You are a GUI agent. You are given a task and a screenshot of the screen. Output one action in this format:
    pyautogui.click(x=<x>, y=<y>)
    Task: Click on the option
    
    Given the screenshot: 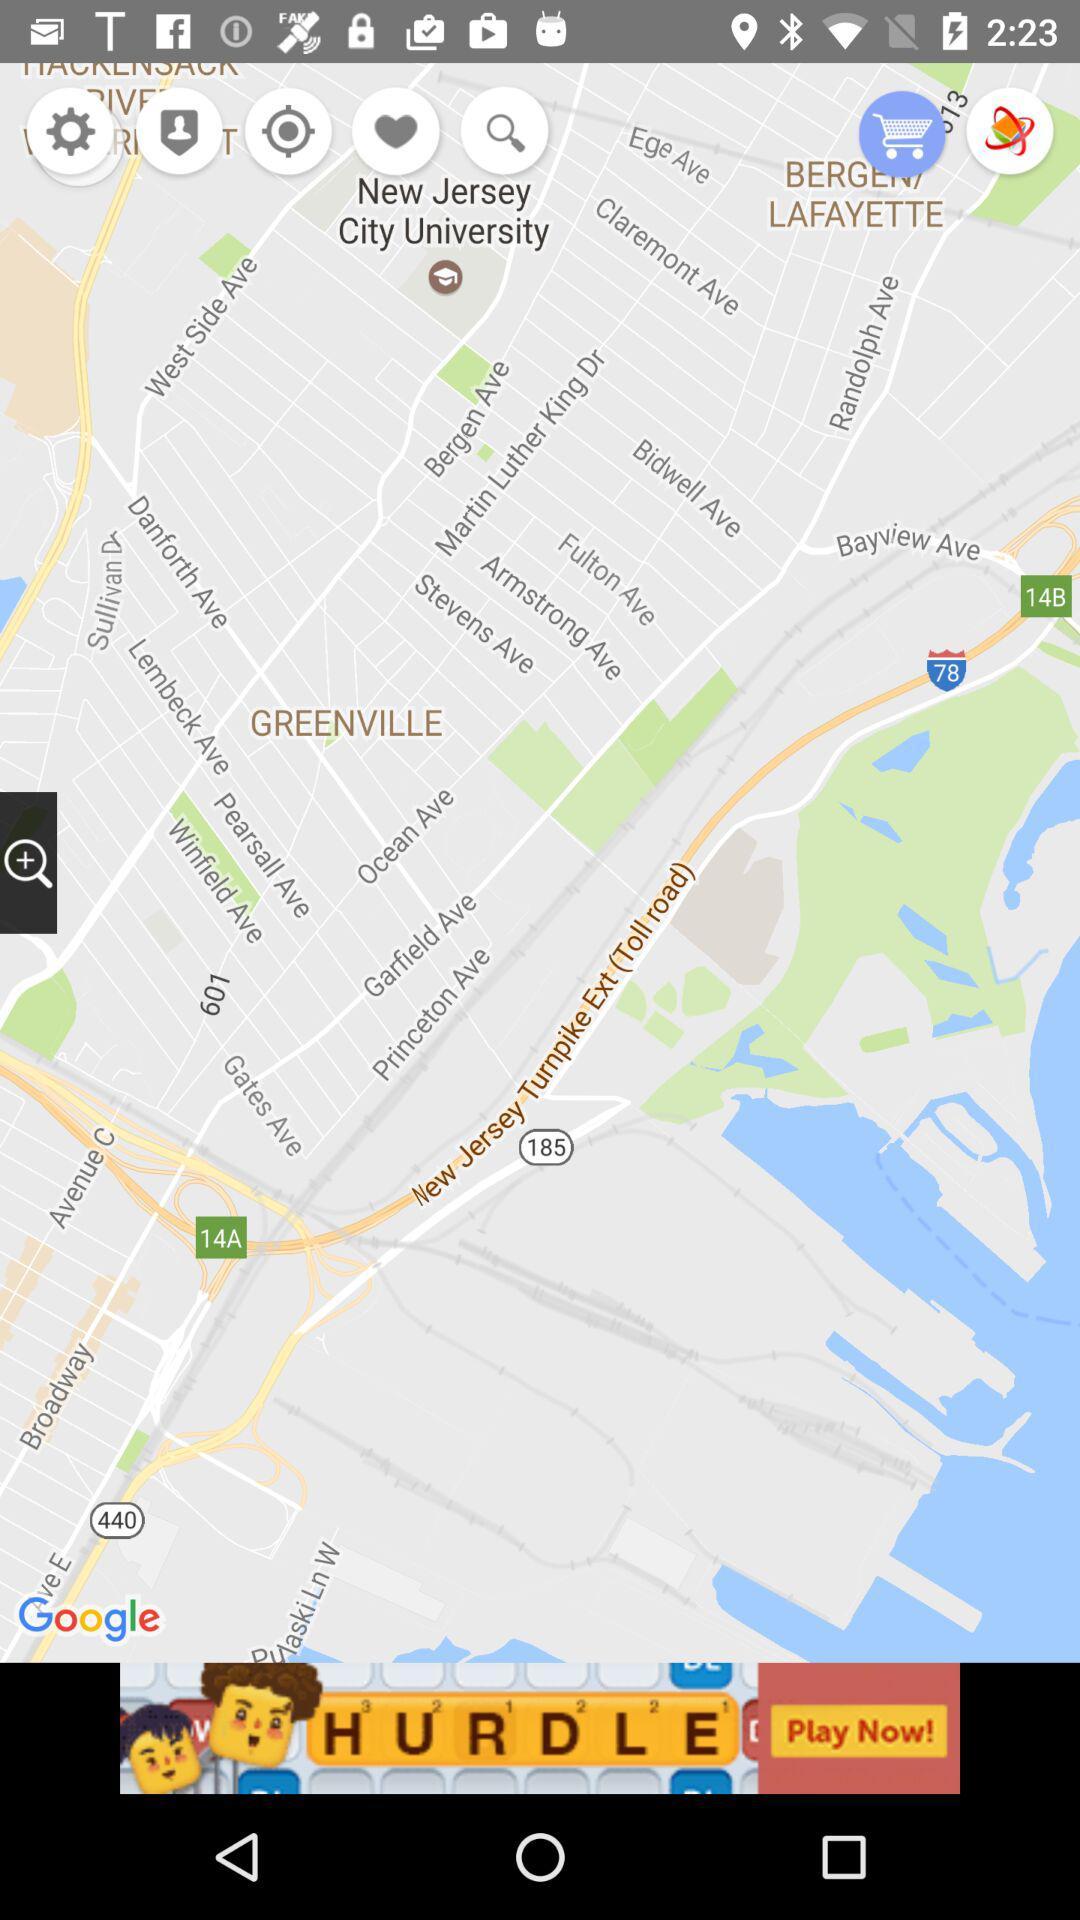 What is the action you would take?
    pyautogui.click(x=283, y=132)
    